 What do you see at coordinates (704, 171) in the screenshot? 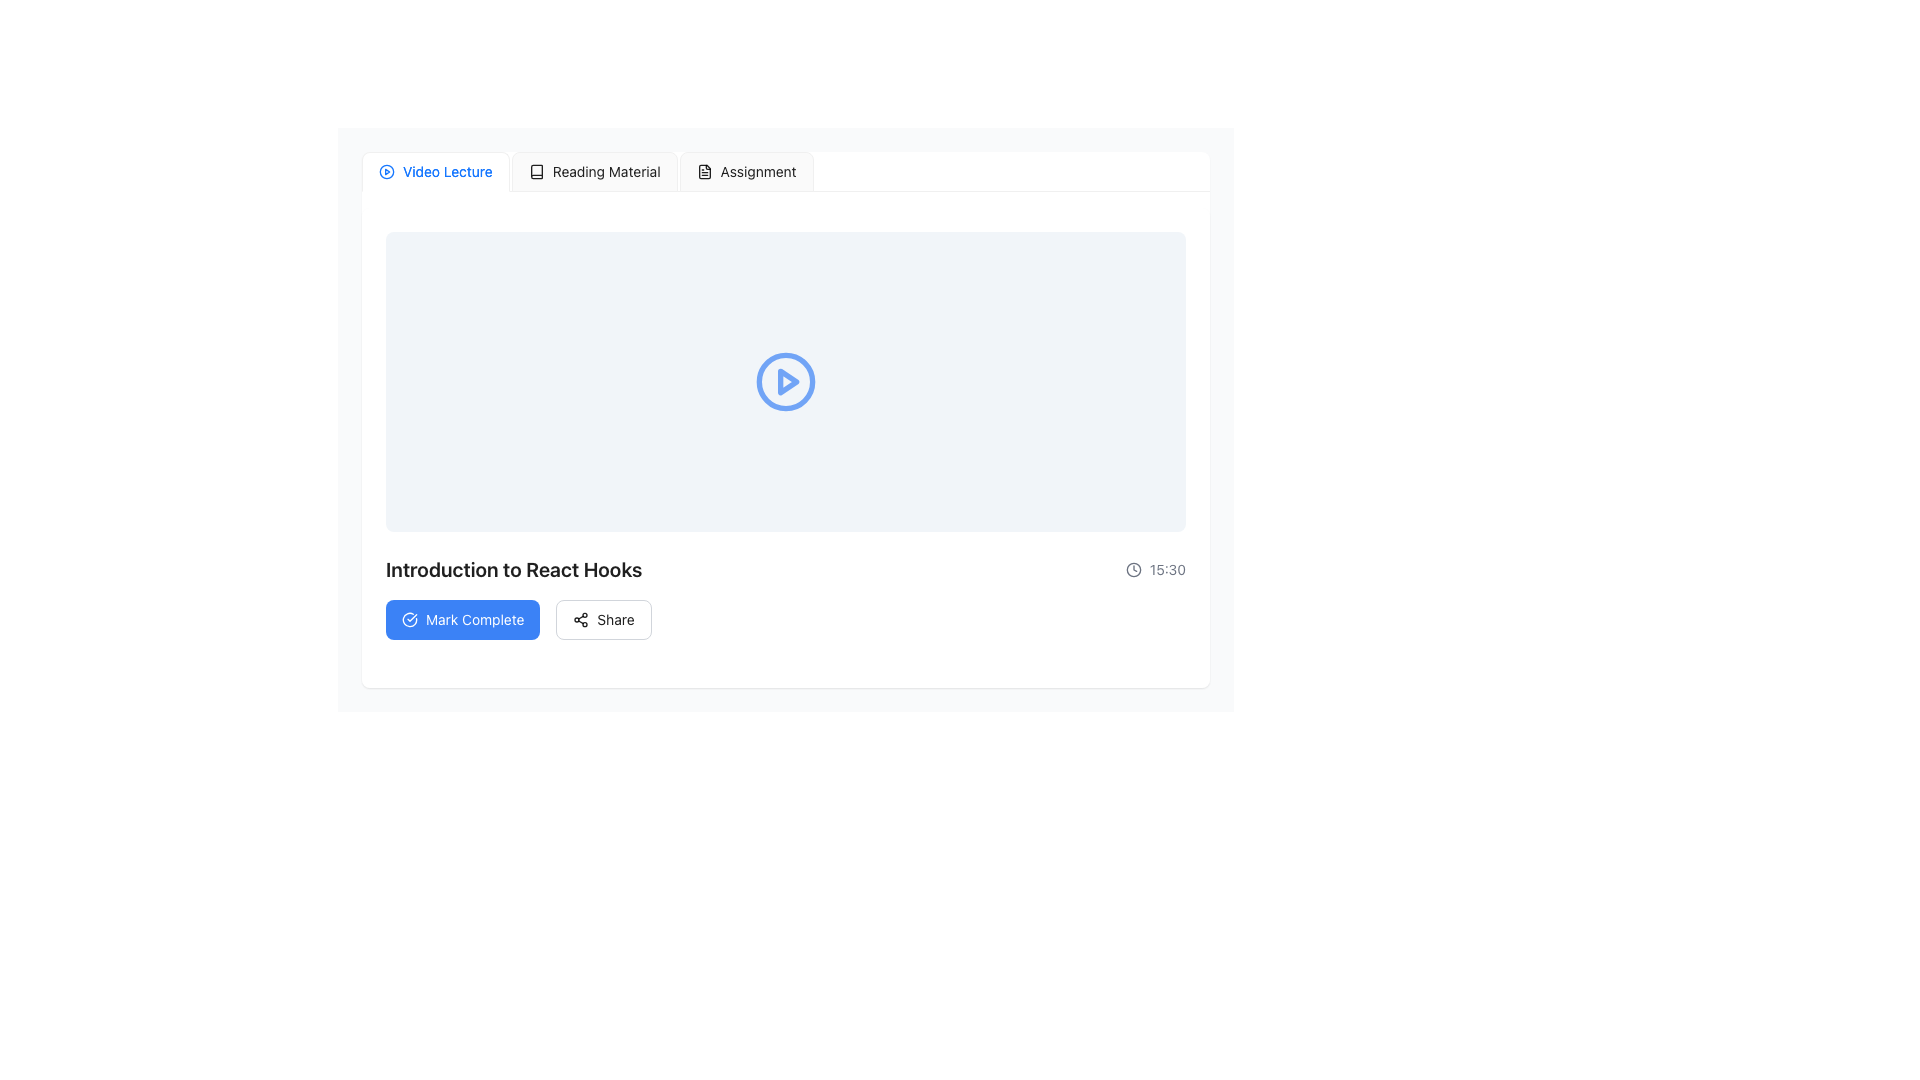
I see `the 'Assignment' tab icon located between the 'Reading Material' tab and the 'Video Lecture' tab in the top navigation interface` at bounding box center [704, 171].